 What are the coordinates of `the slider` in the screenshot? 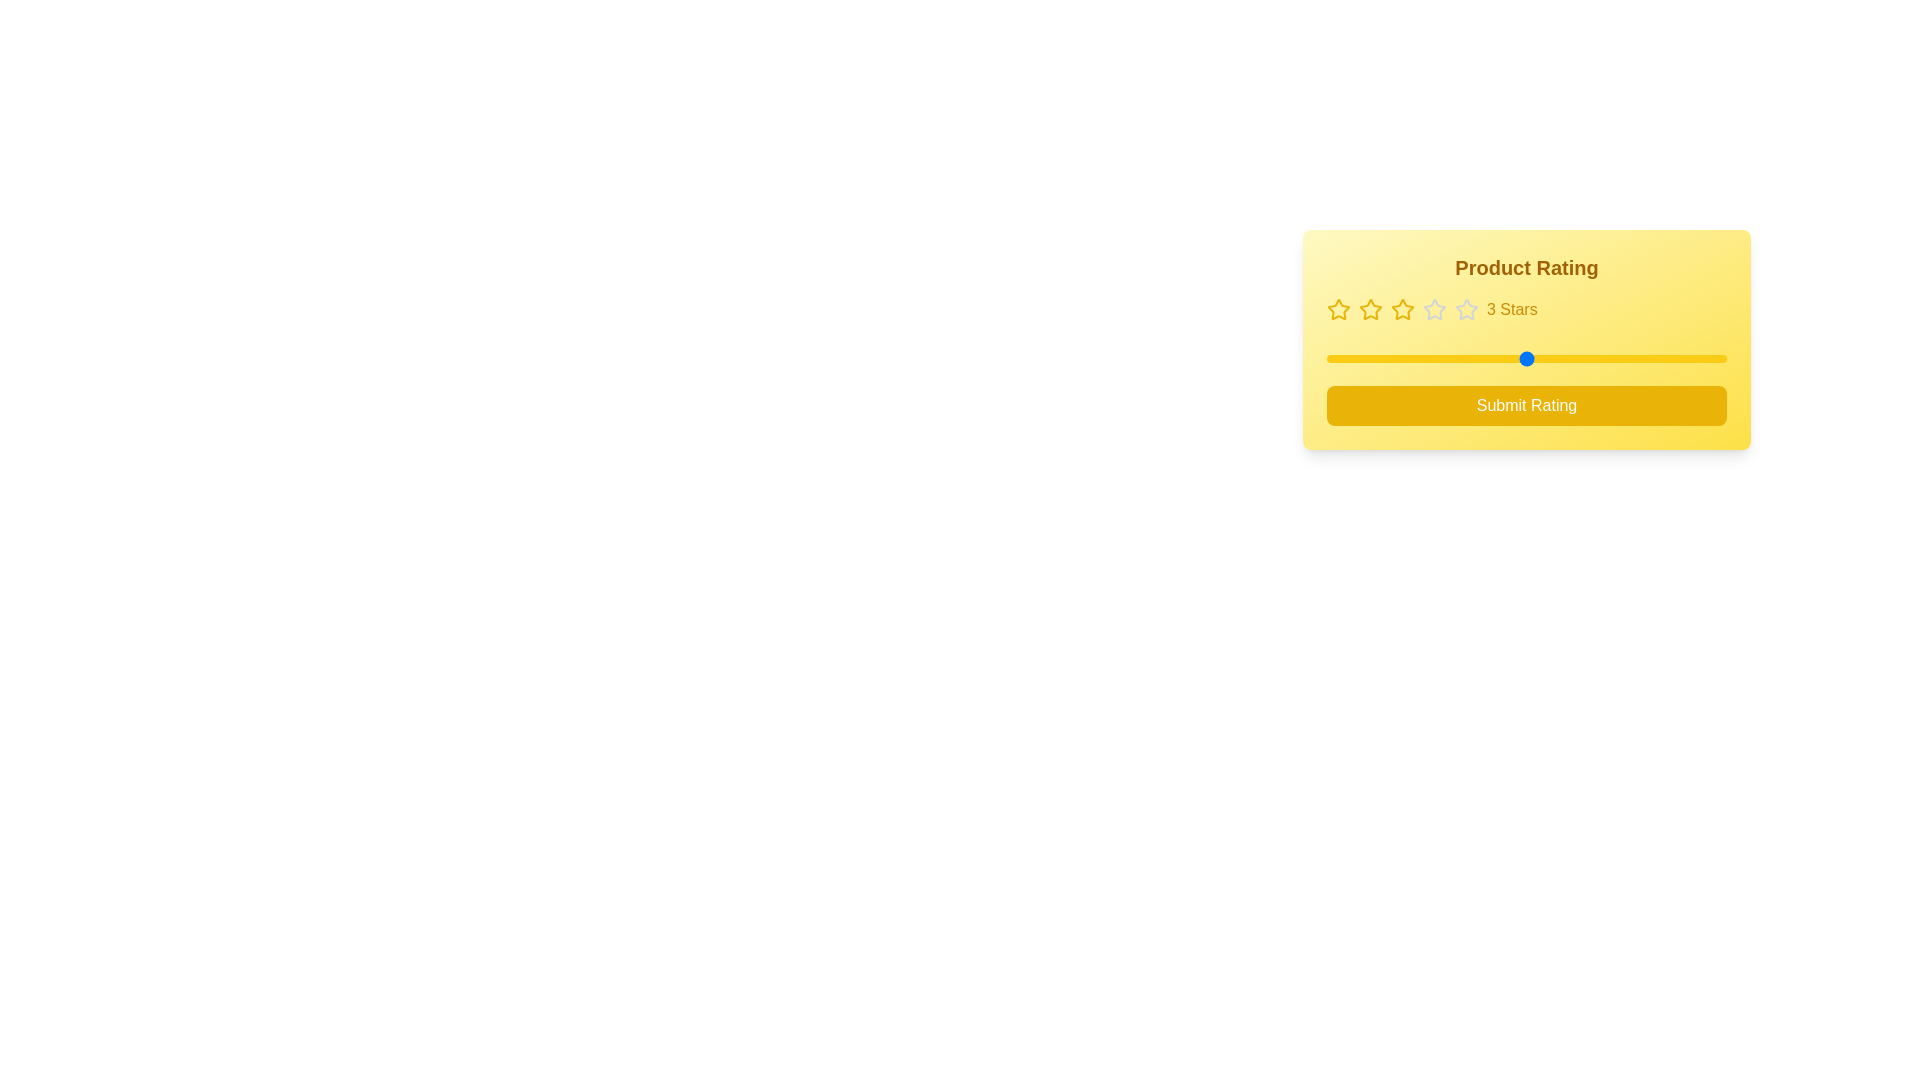 It's located at (1525, 357).